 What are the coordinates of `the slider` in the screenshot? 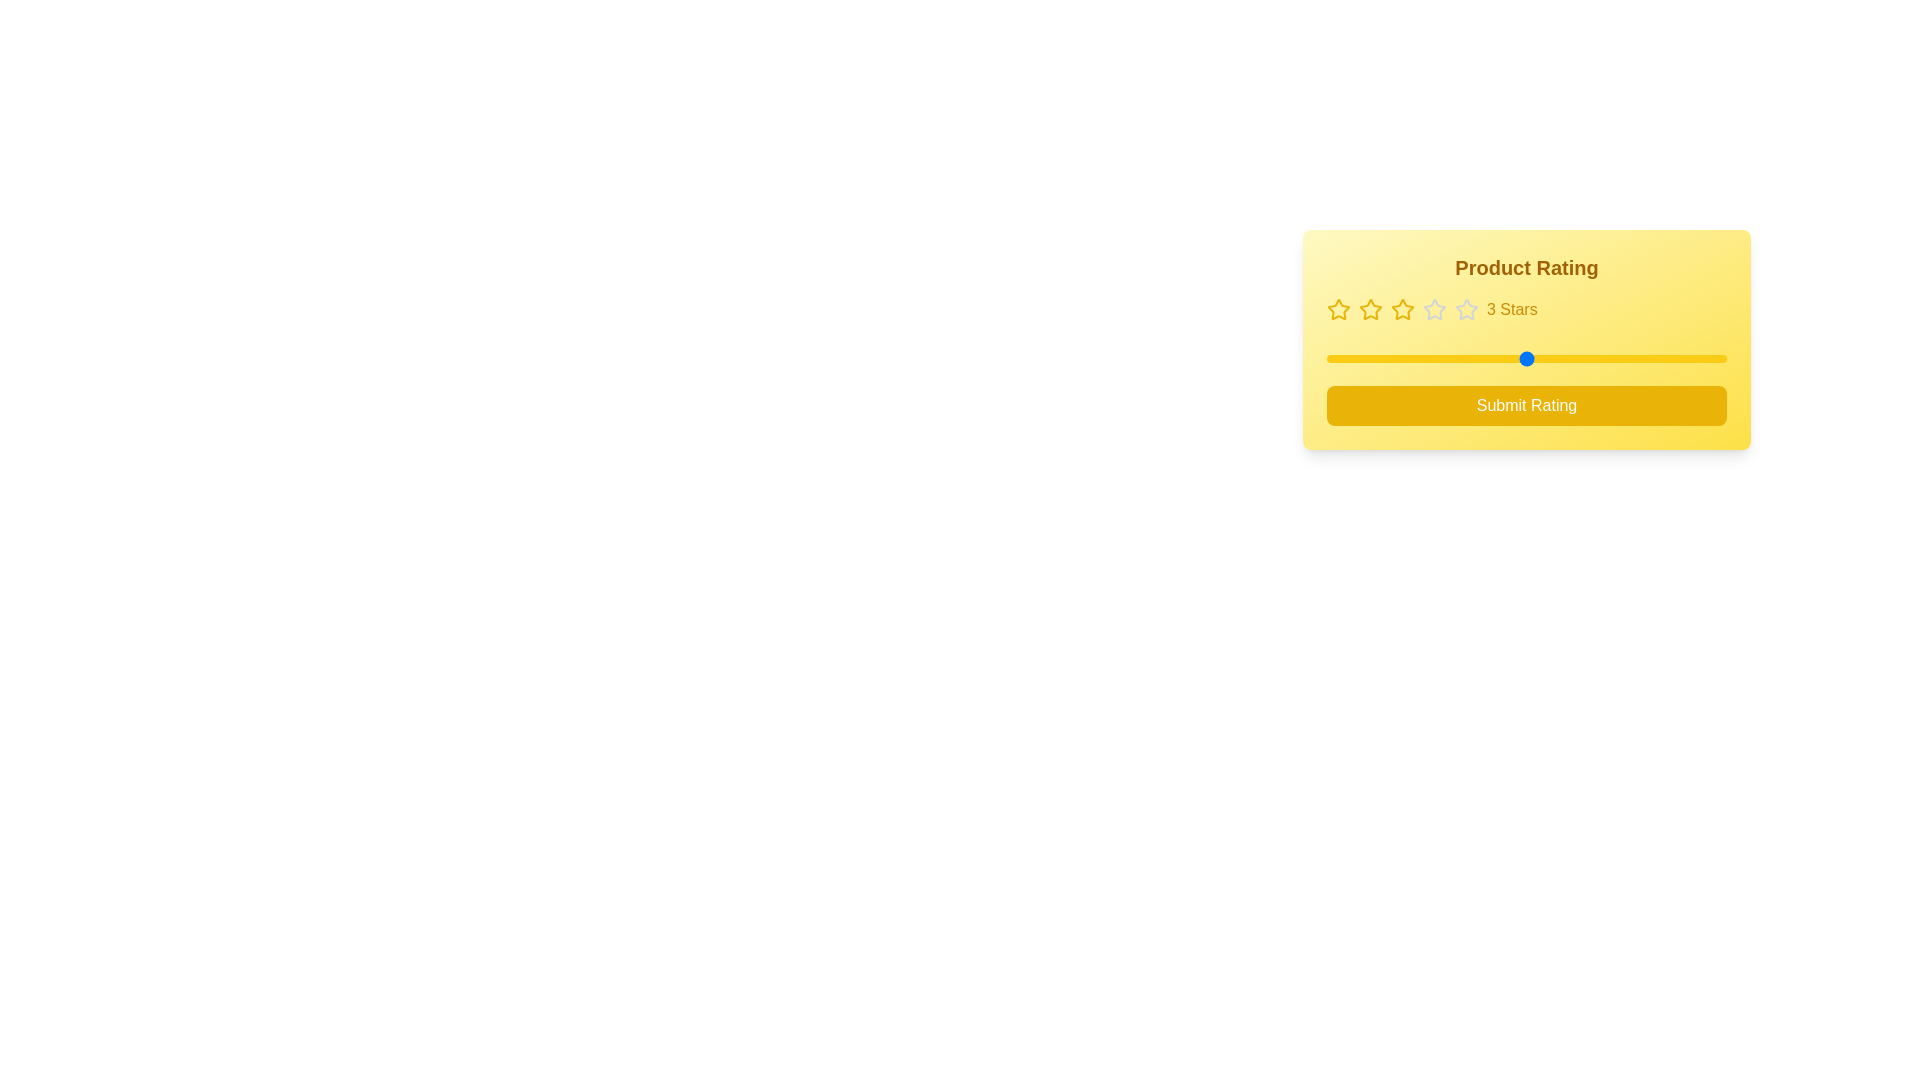 It's located at (1525, 357).